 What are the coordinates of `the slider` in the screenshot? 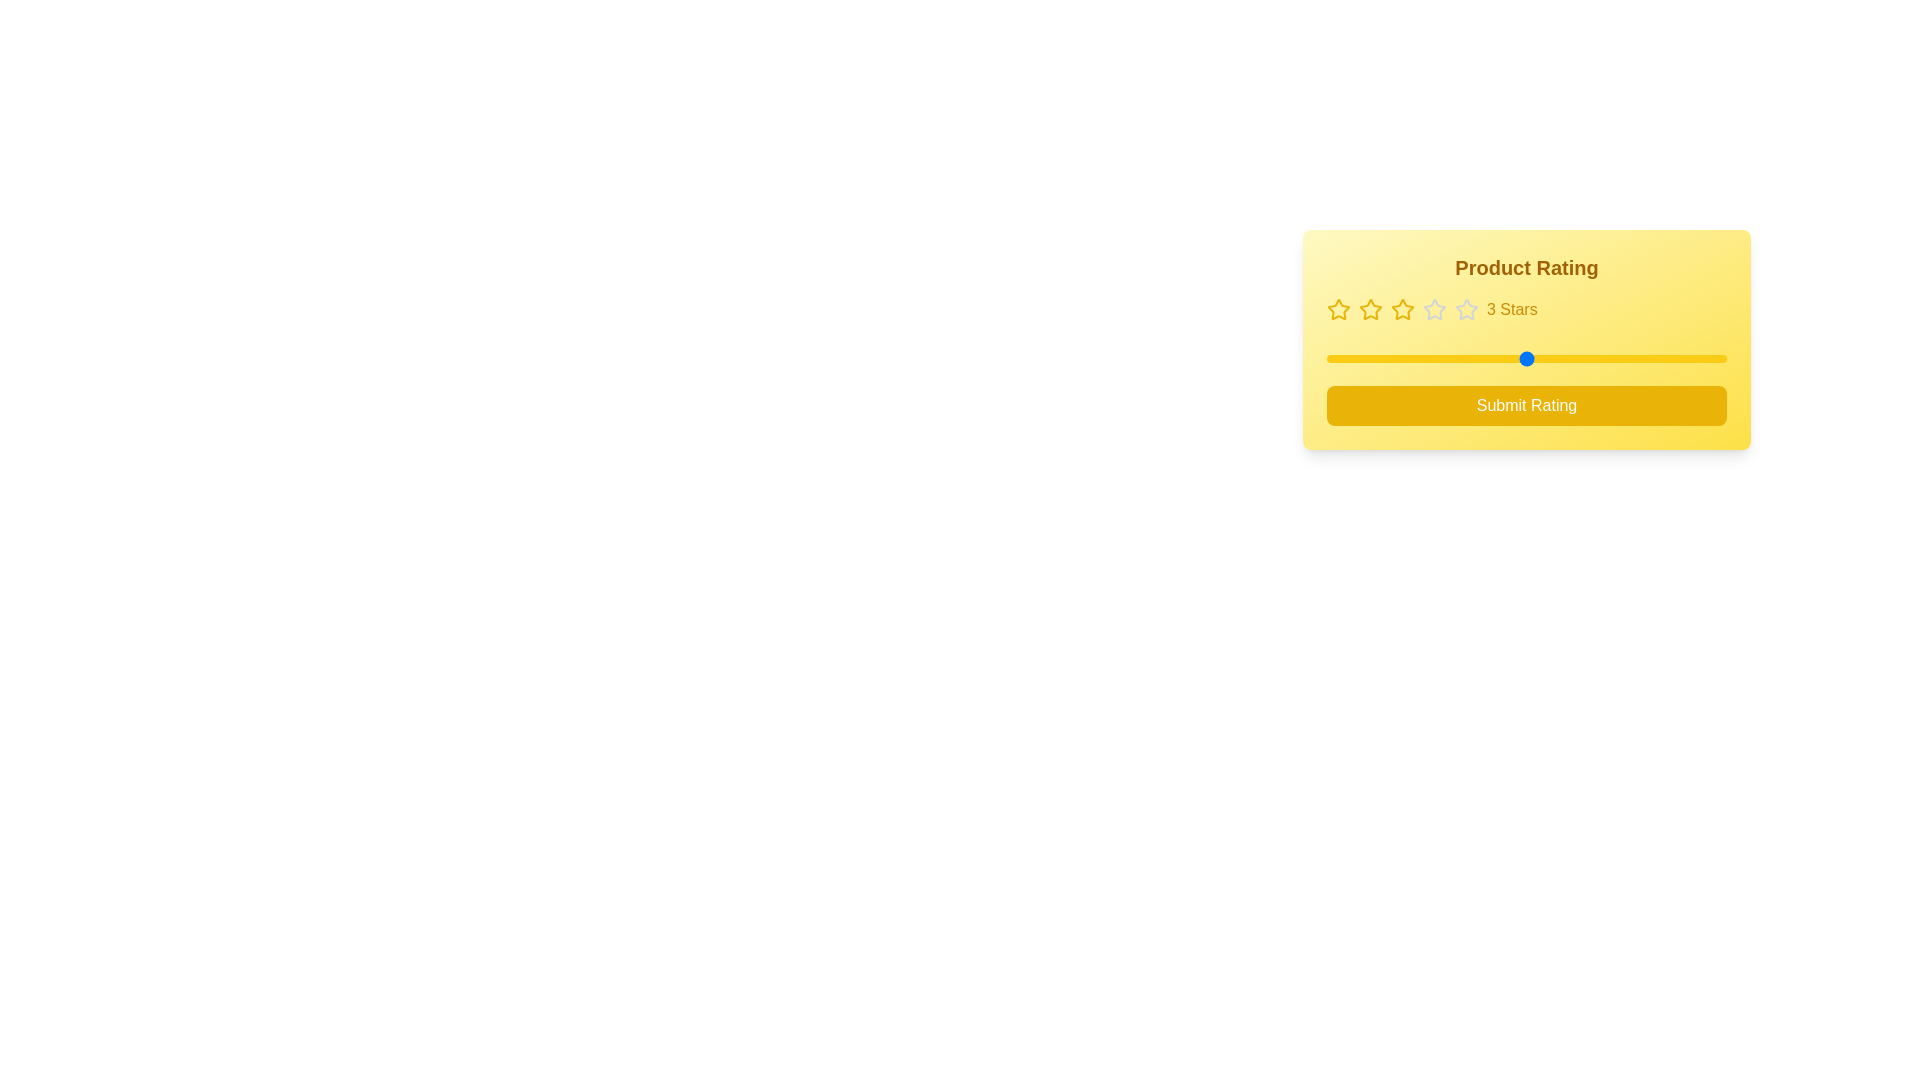 It's located at (1525, 357).